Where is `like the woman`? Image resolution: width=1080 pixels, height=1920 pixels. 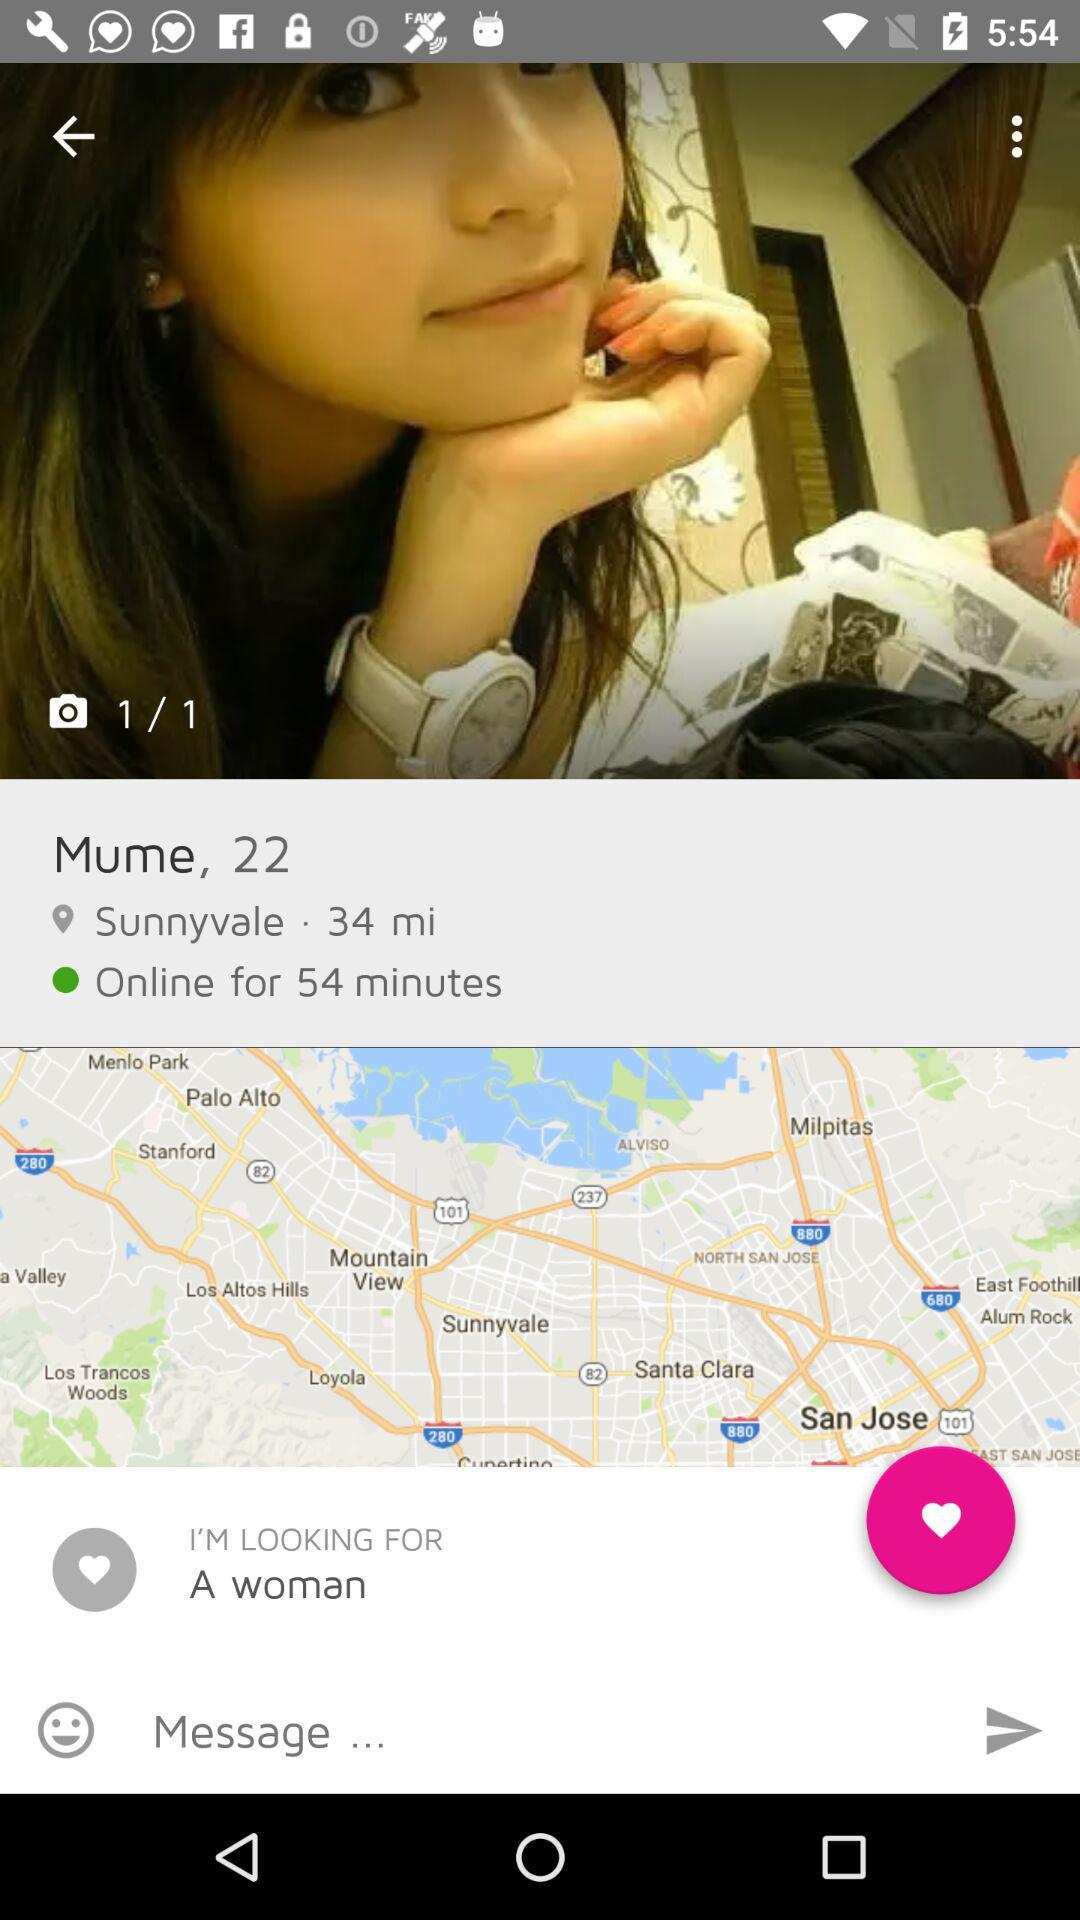
like the woman is located at coordinates (940, 1527).